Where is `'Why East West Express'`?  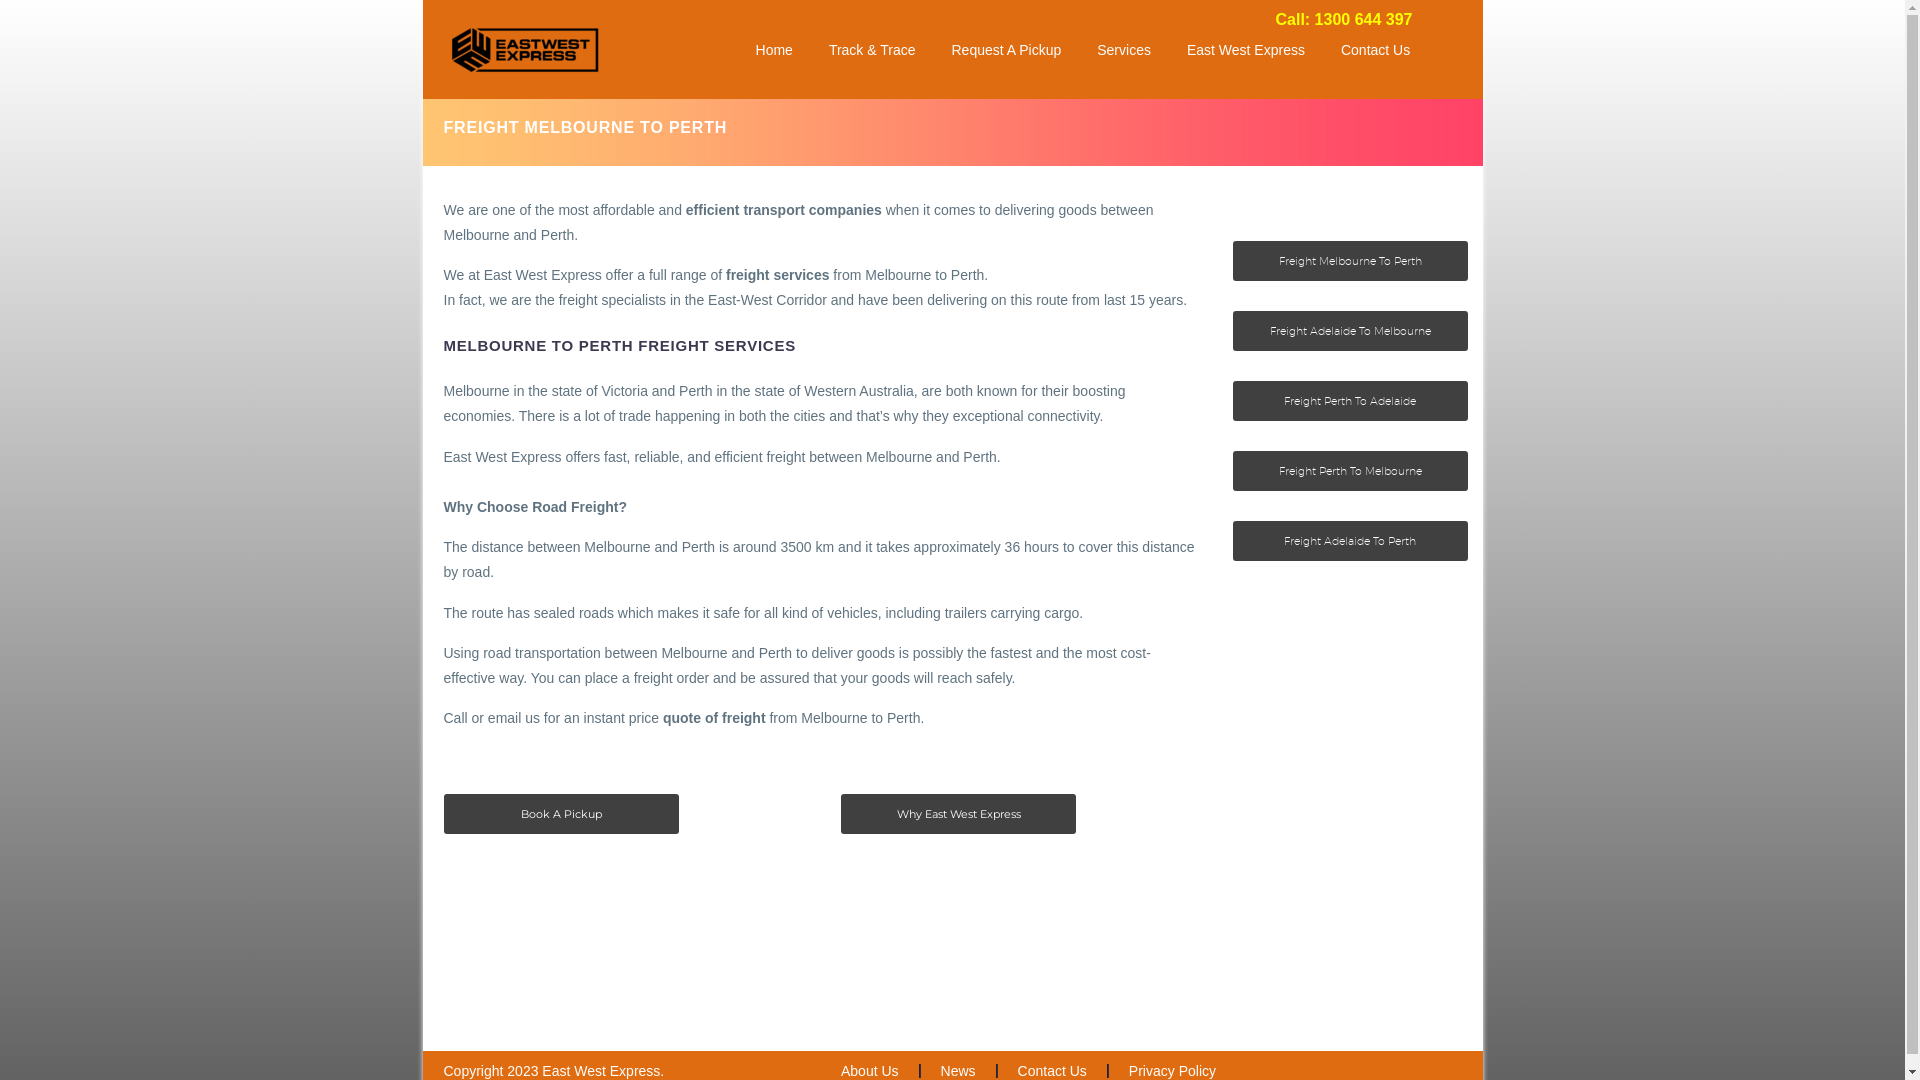 'Why East West Express' is located at coordinates (840, 813).